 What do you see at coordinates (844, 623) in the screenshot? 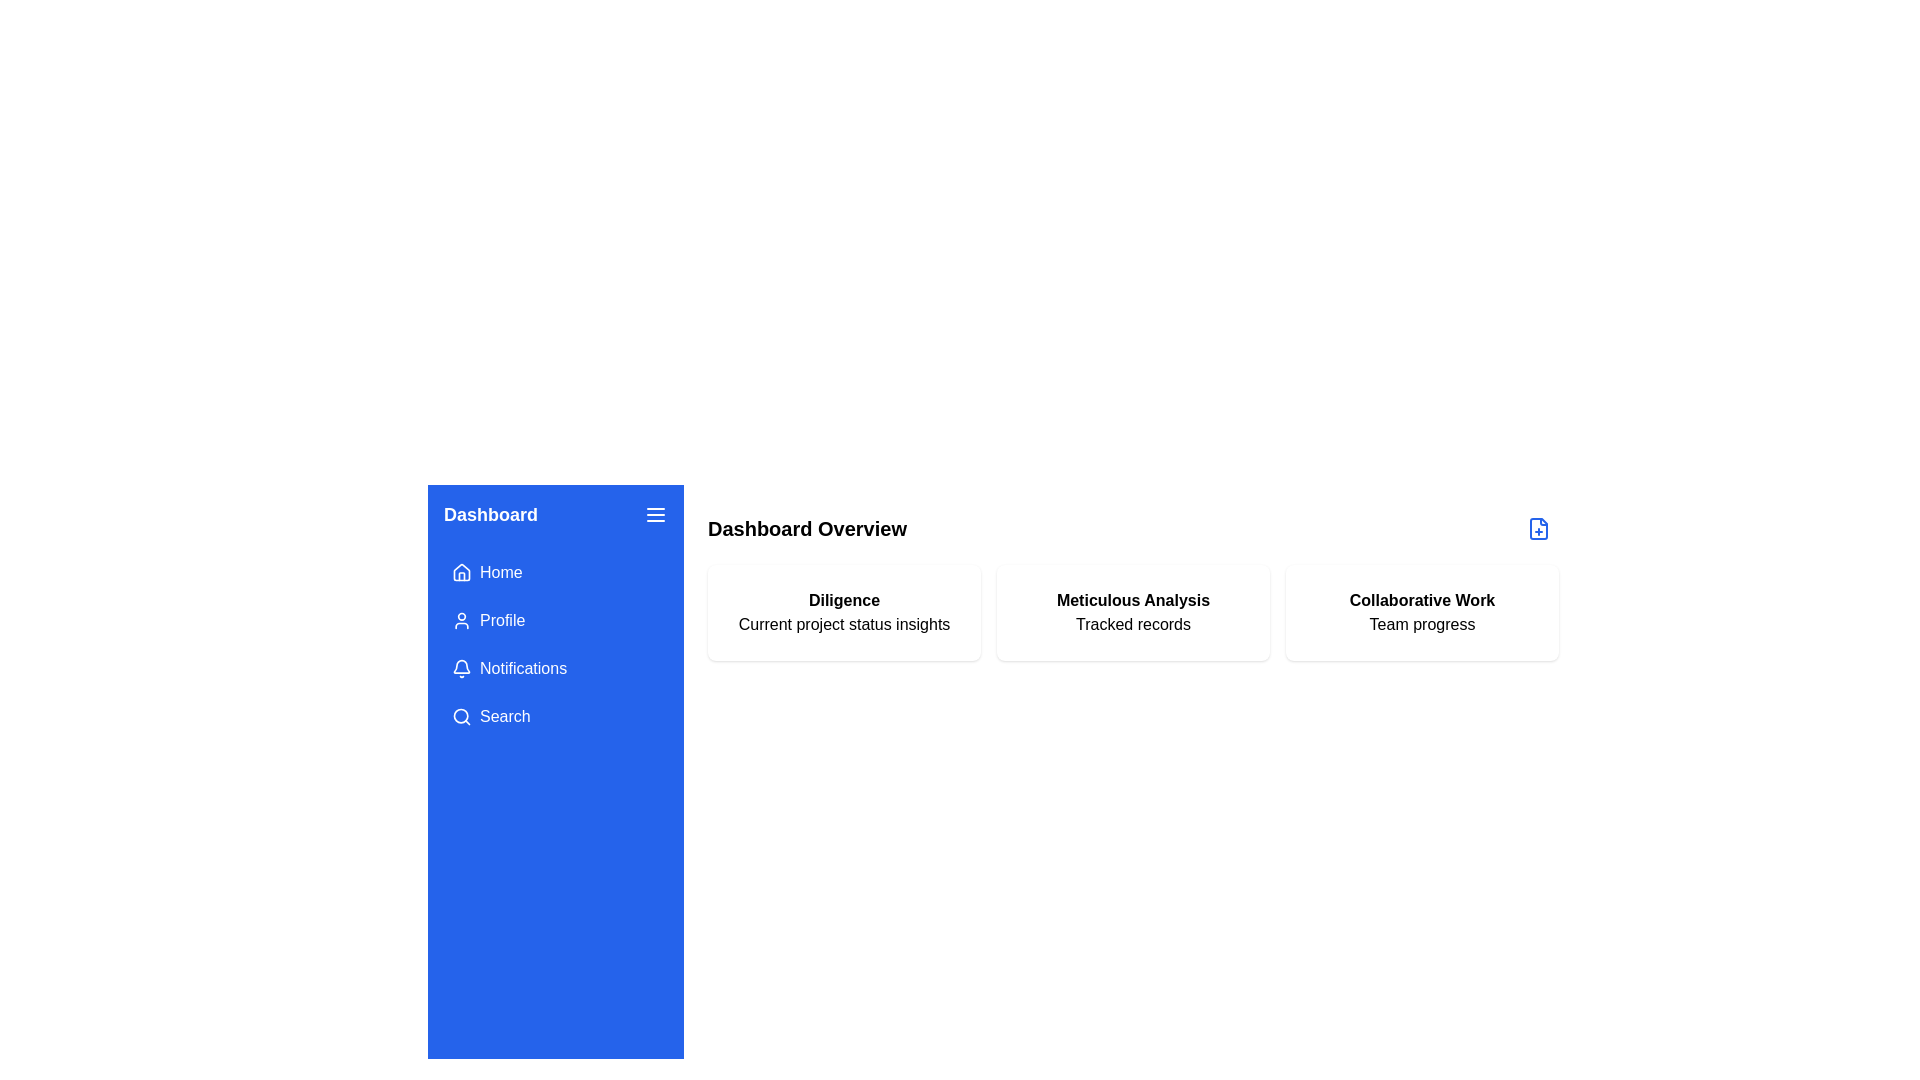
I see `the text label providing insights related to the title 'Diligence', which is located within the rectangular white card titled 'Diligence' and is positioned below the bolded text 'Diligence'` at bounding box center [844, 623].